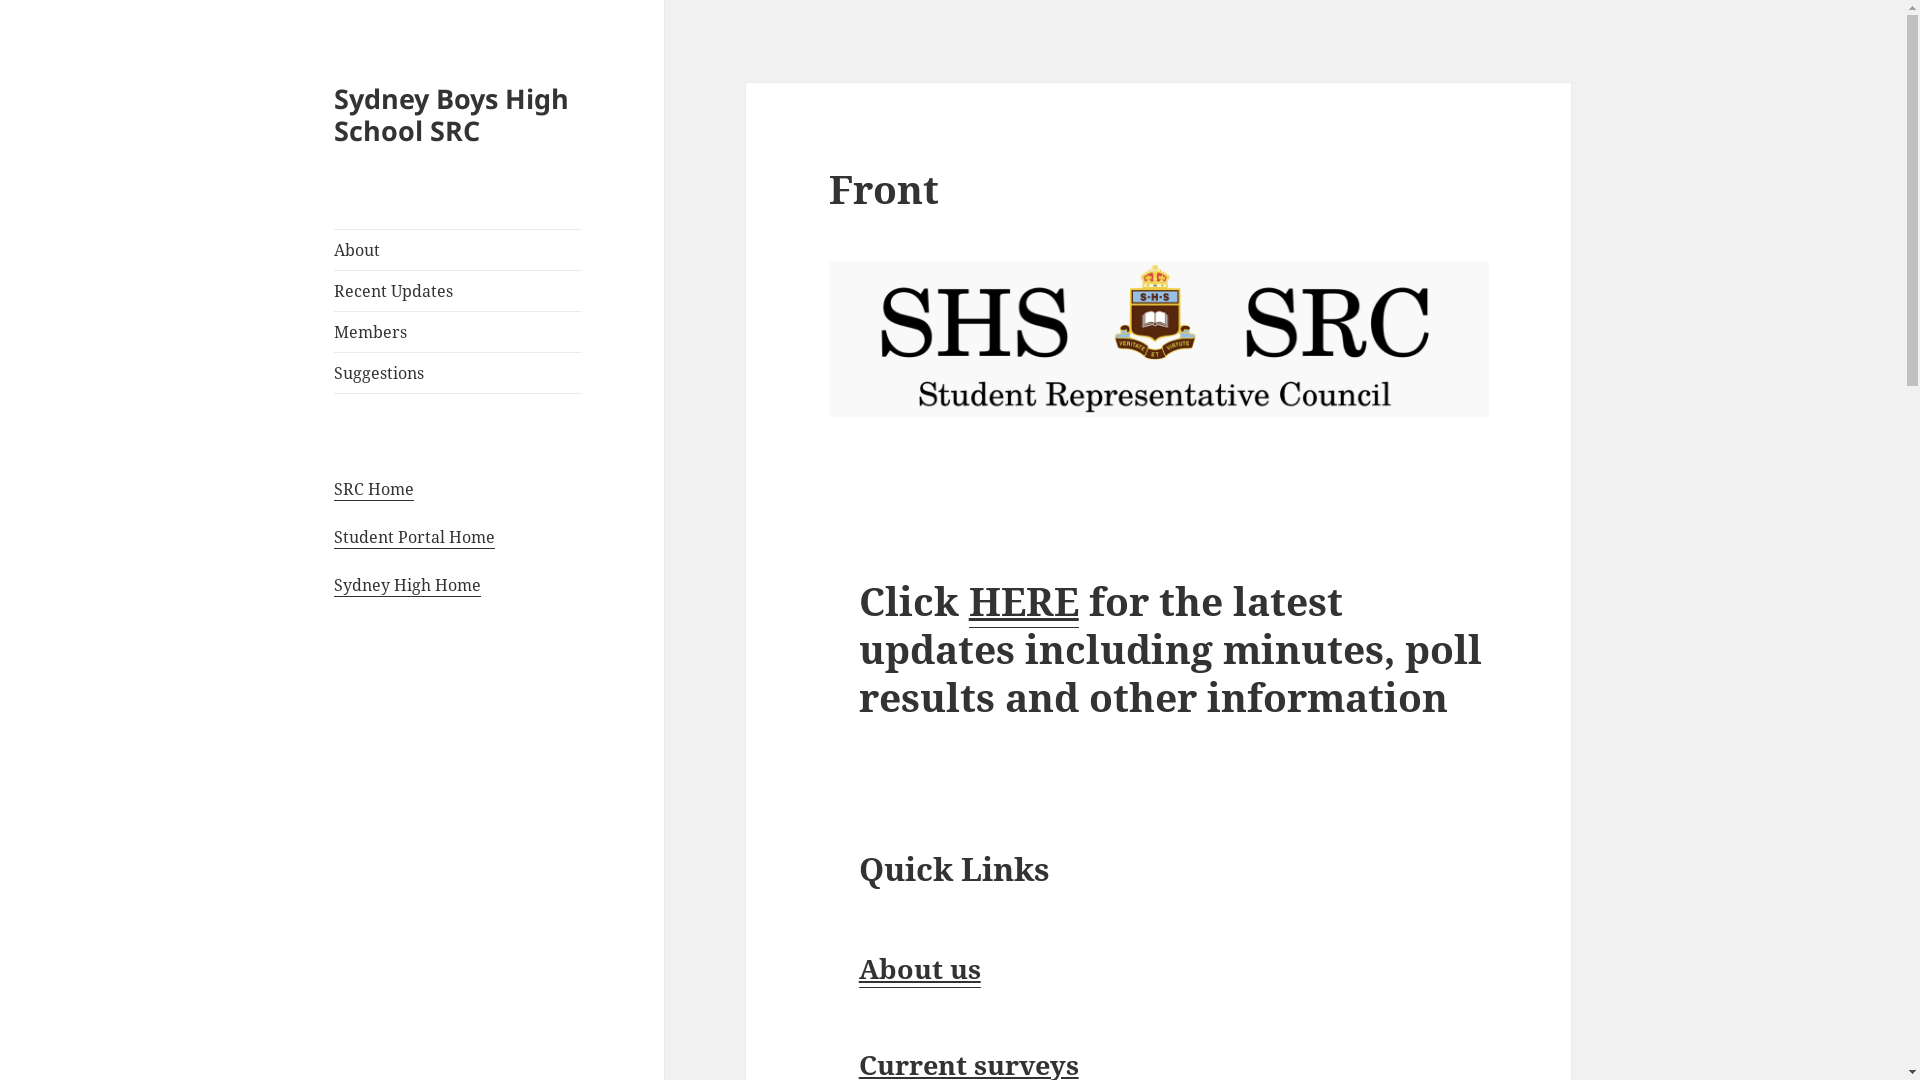 The width and height of the screenshot is (1920, 1080). Describe the element at coordinates (919, 967) in the screenshot. I see `'About us'` at that location.